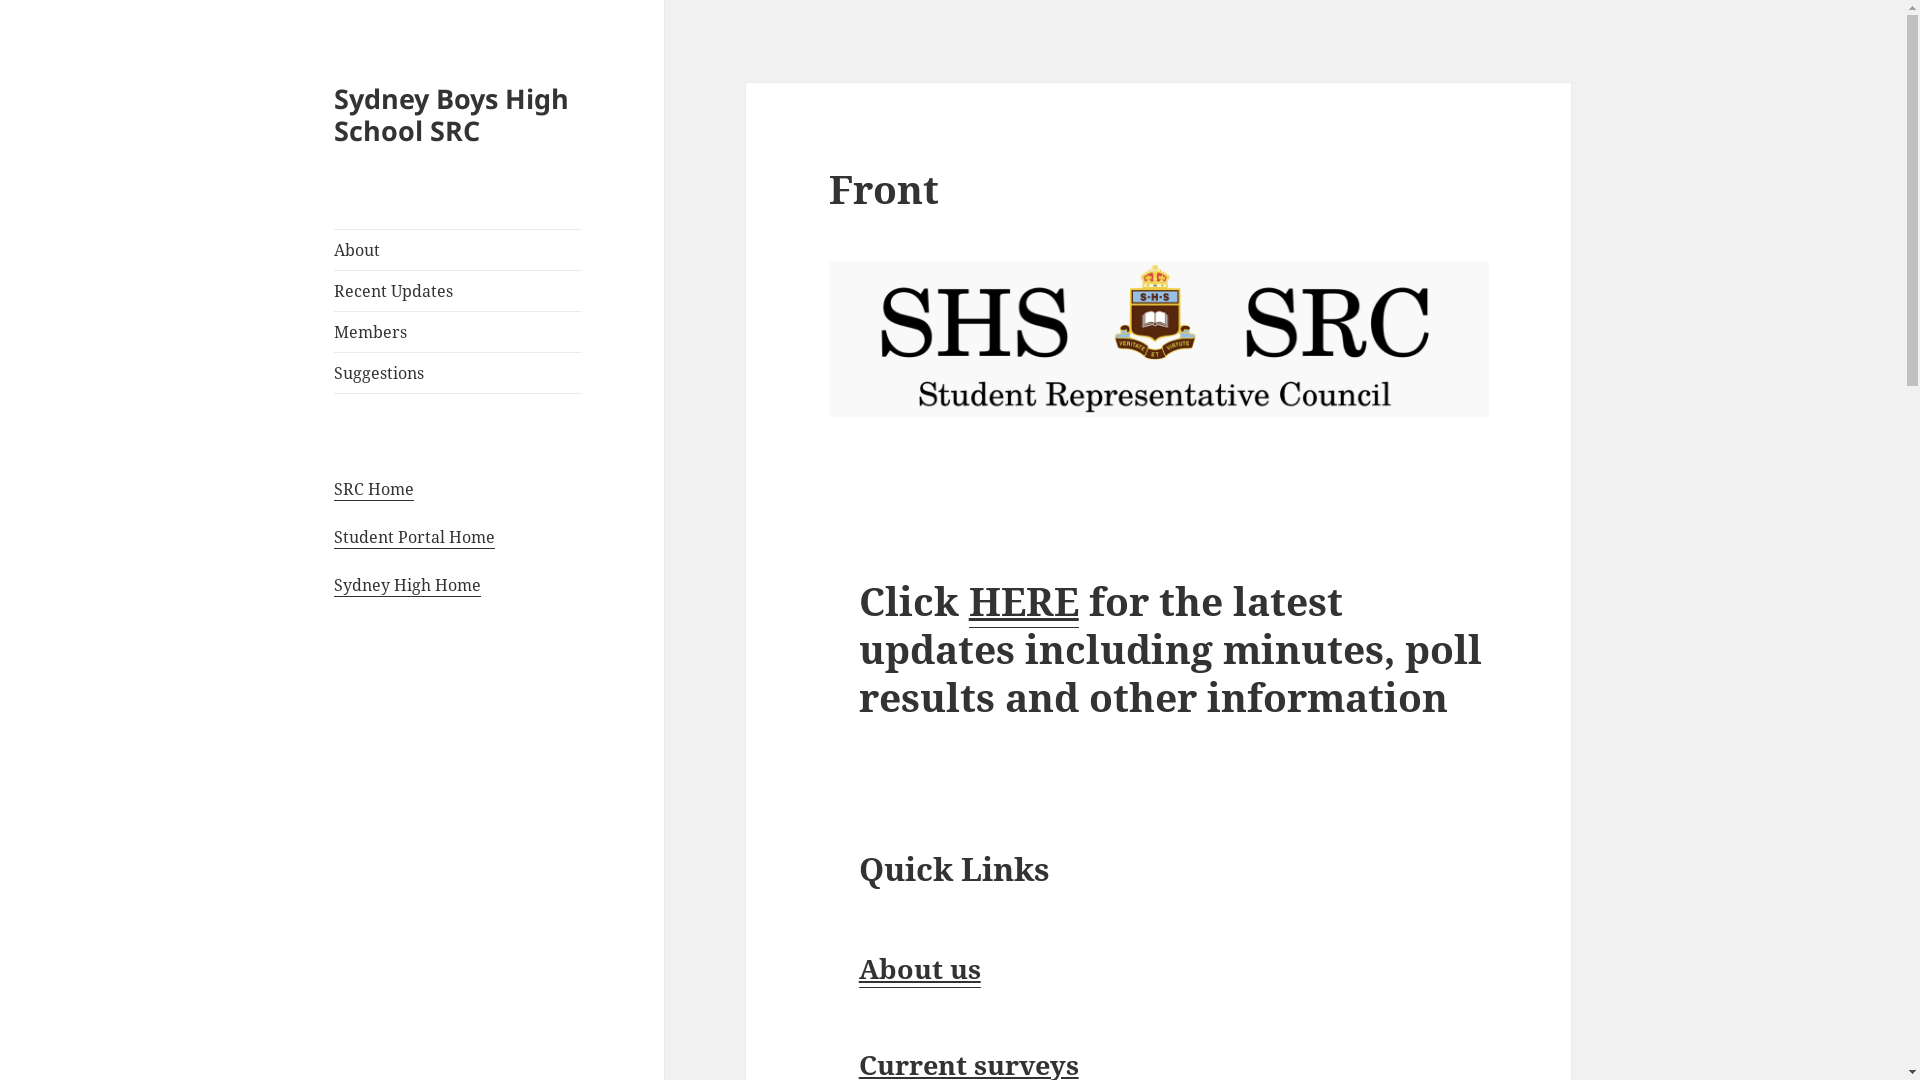 The width and height of the screenshot is (1920, 1080). Describe the element at coordinates (919, 967) in the screenshot. I see `'About us'` at that location.